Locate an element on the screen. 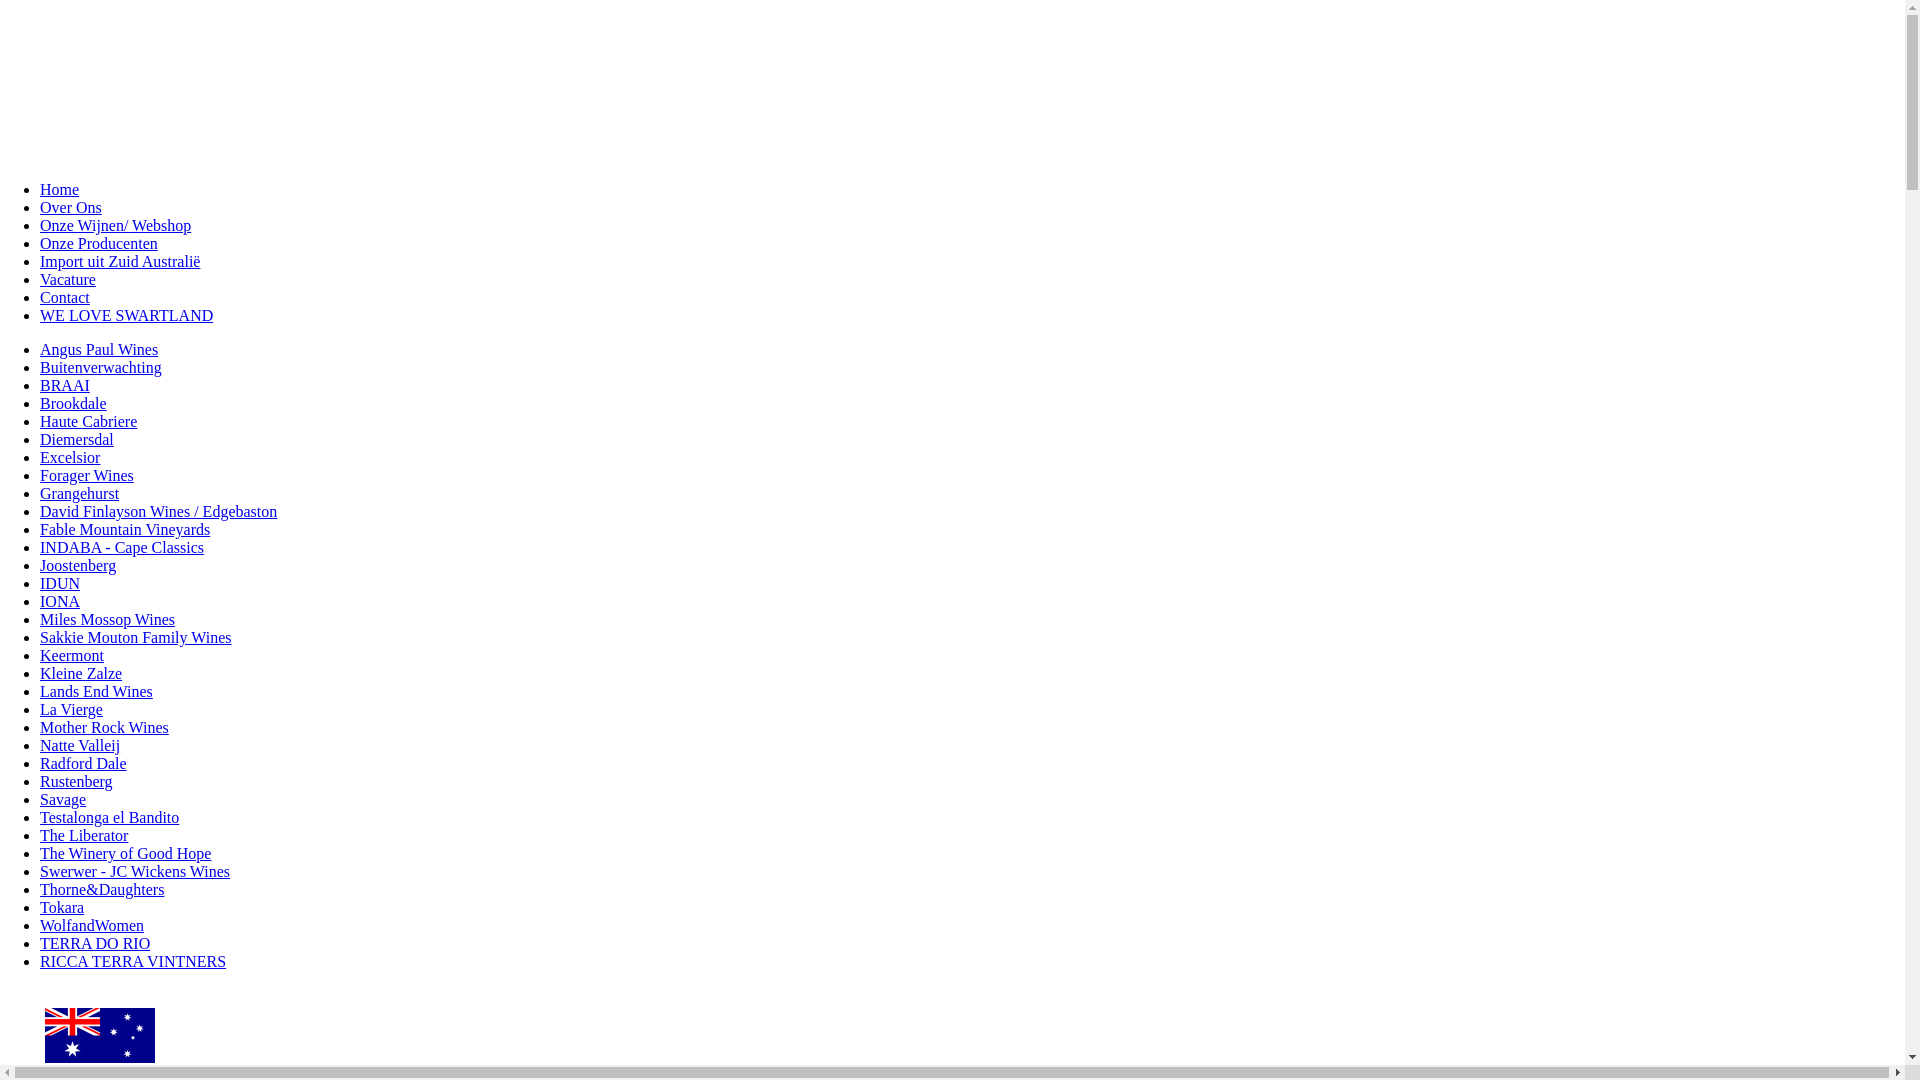 Image resolution: width=1920 pixels, height=1080 pixels. 'Excelsior' is located at coordinates (70, 457).